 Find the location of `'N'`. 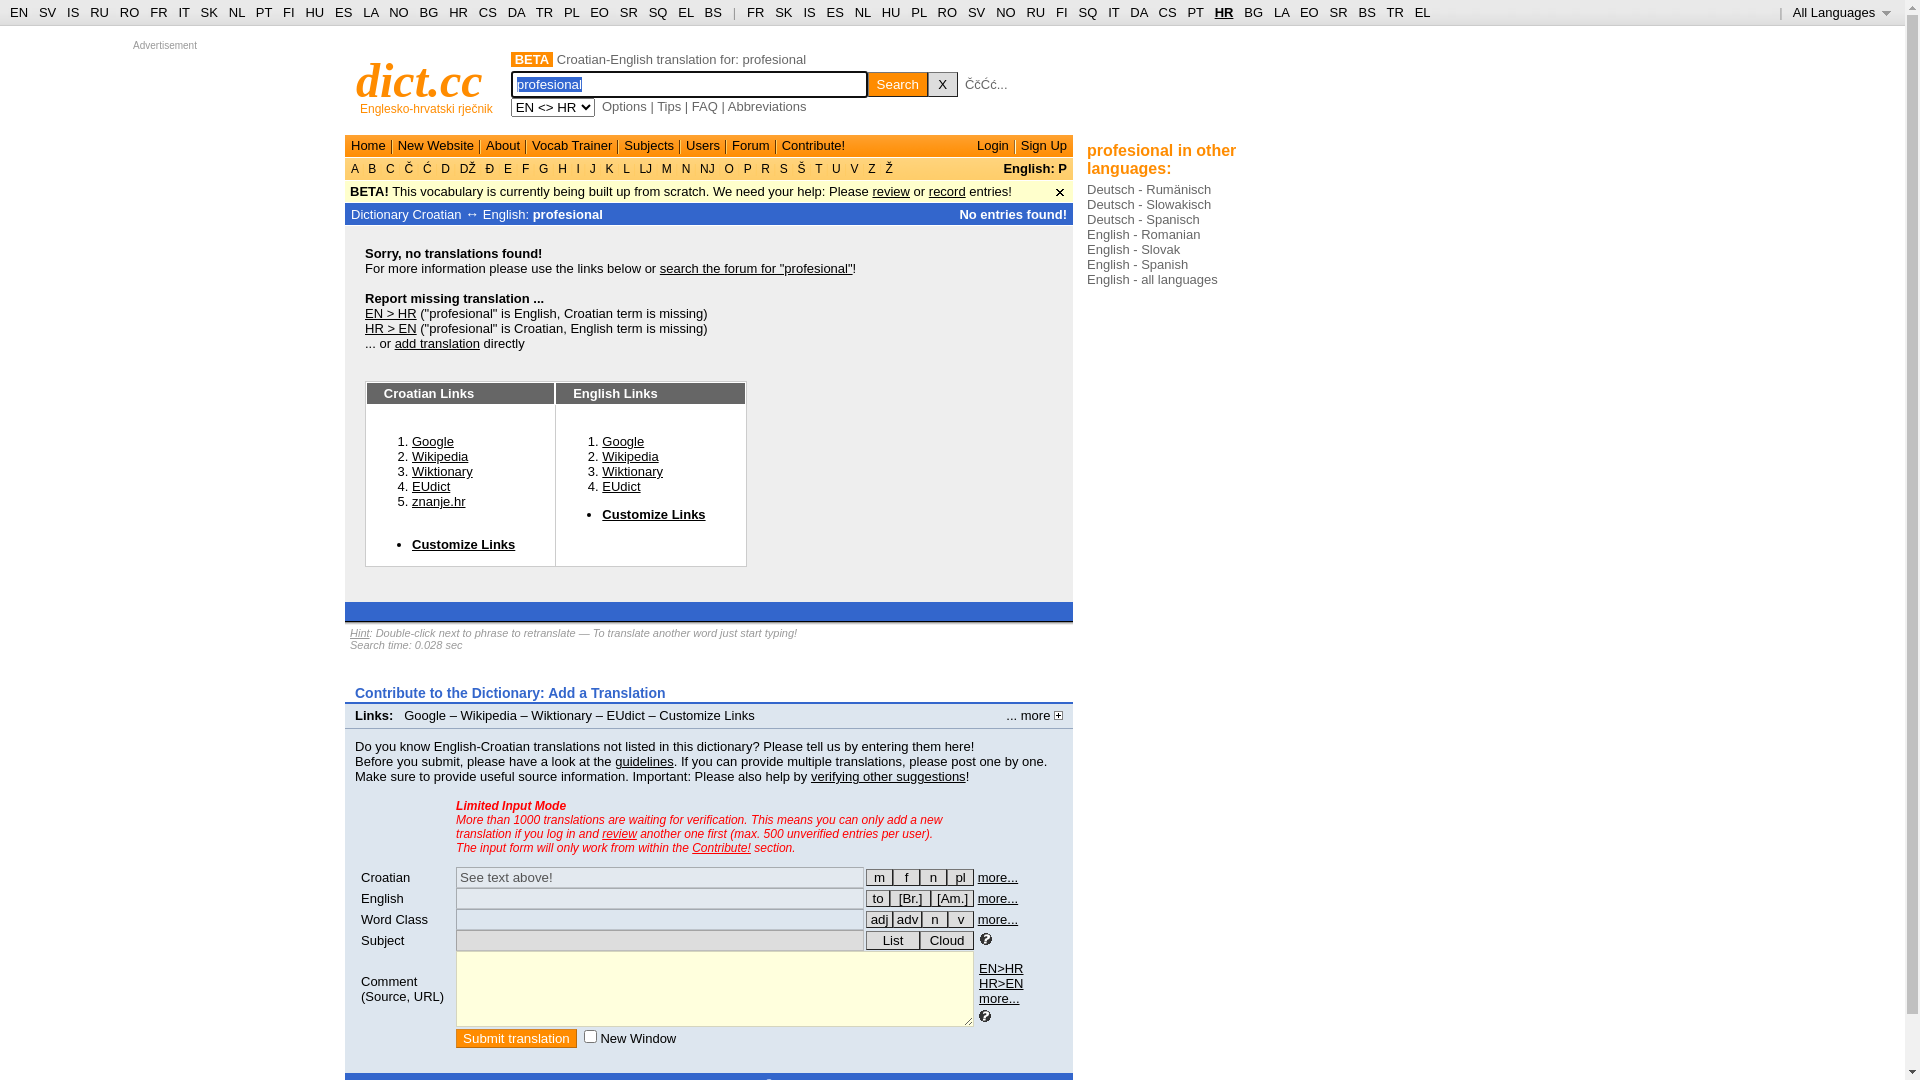

'N' is located at coordinates (685, 168).